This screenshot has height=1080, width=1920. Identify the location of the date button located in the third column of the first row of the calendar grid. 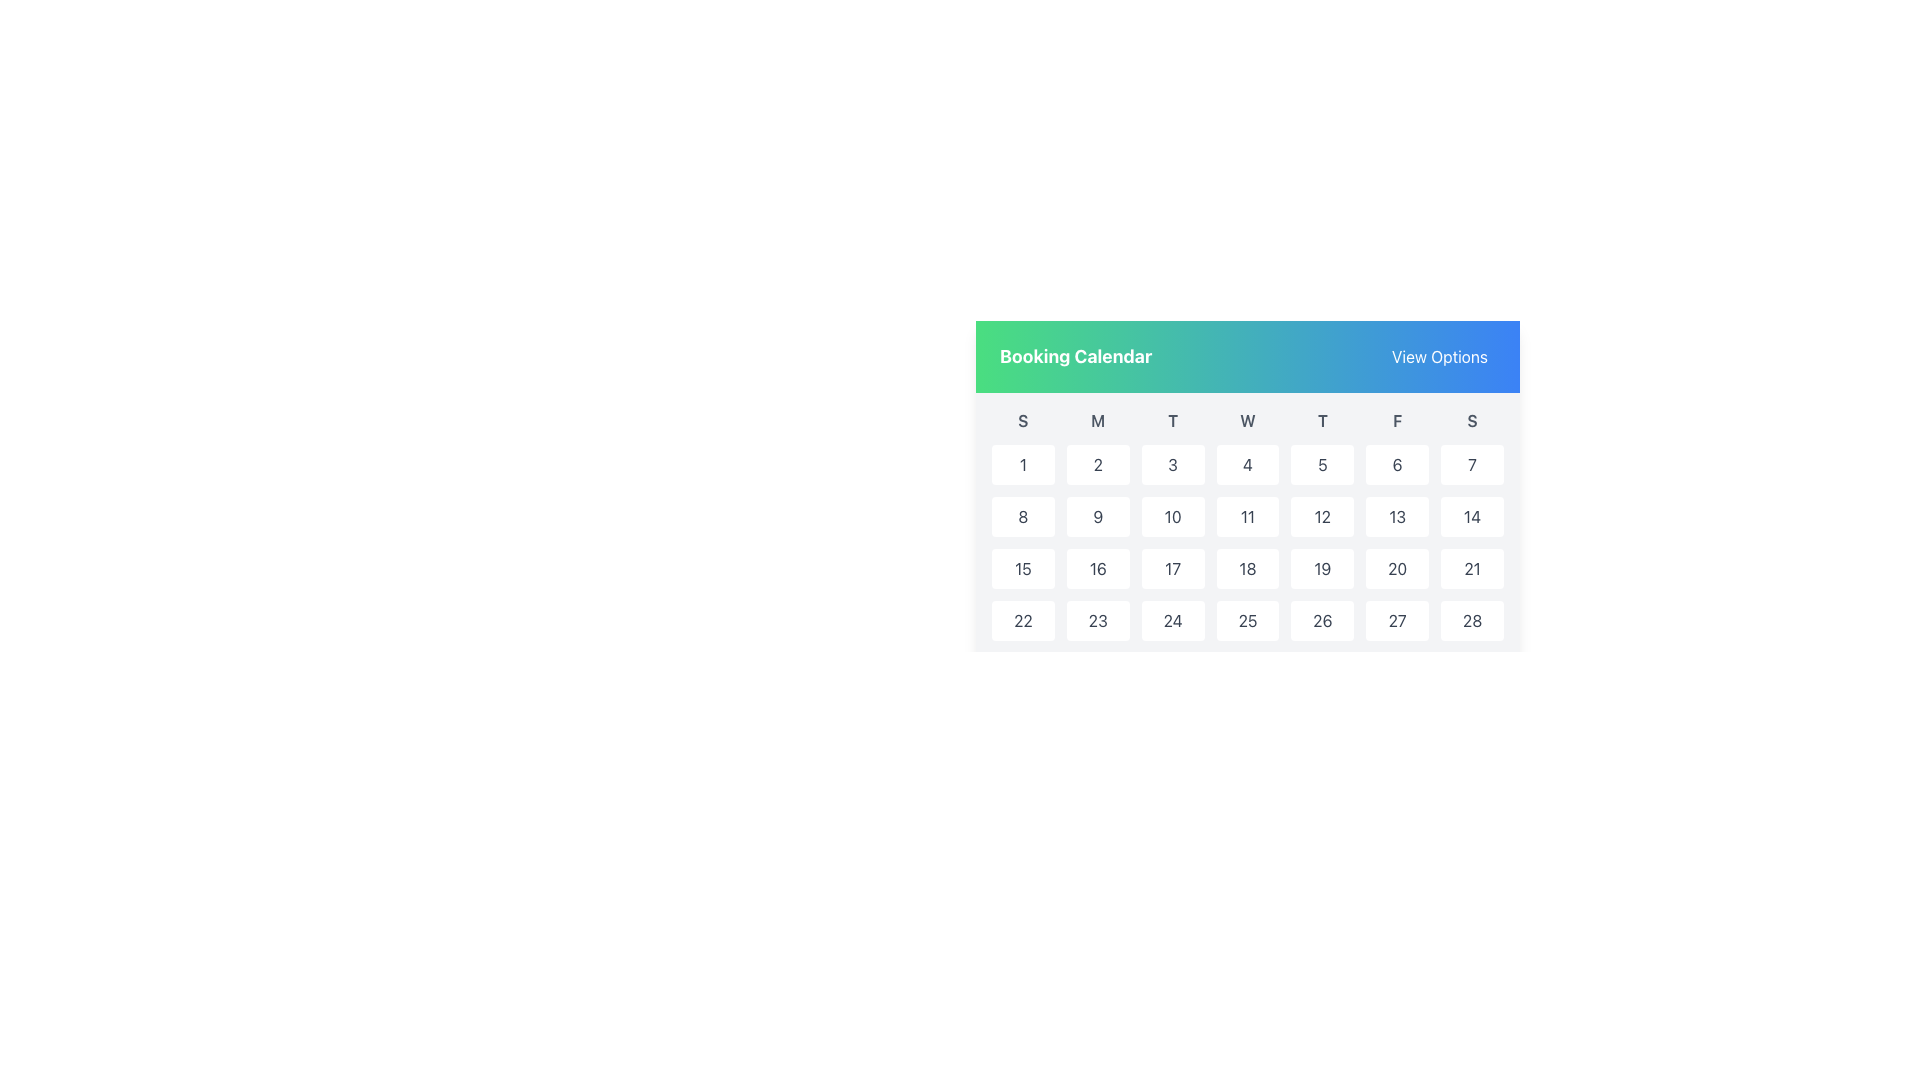
(1173, 465).